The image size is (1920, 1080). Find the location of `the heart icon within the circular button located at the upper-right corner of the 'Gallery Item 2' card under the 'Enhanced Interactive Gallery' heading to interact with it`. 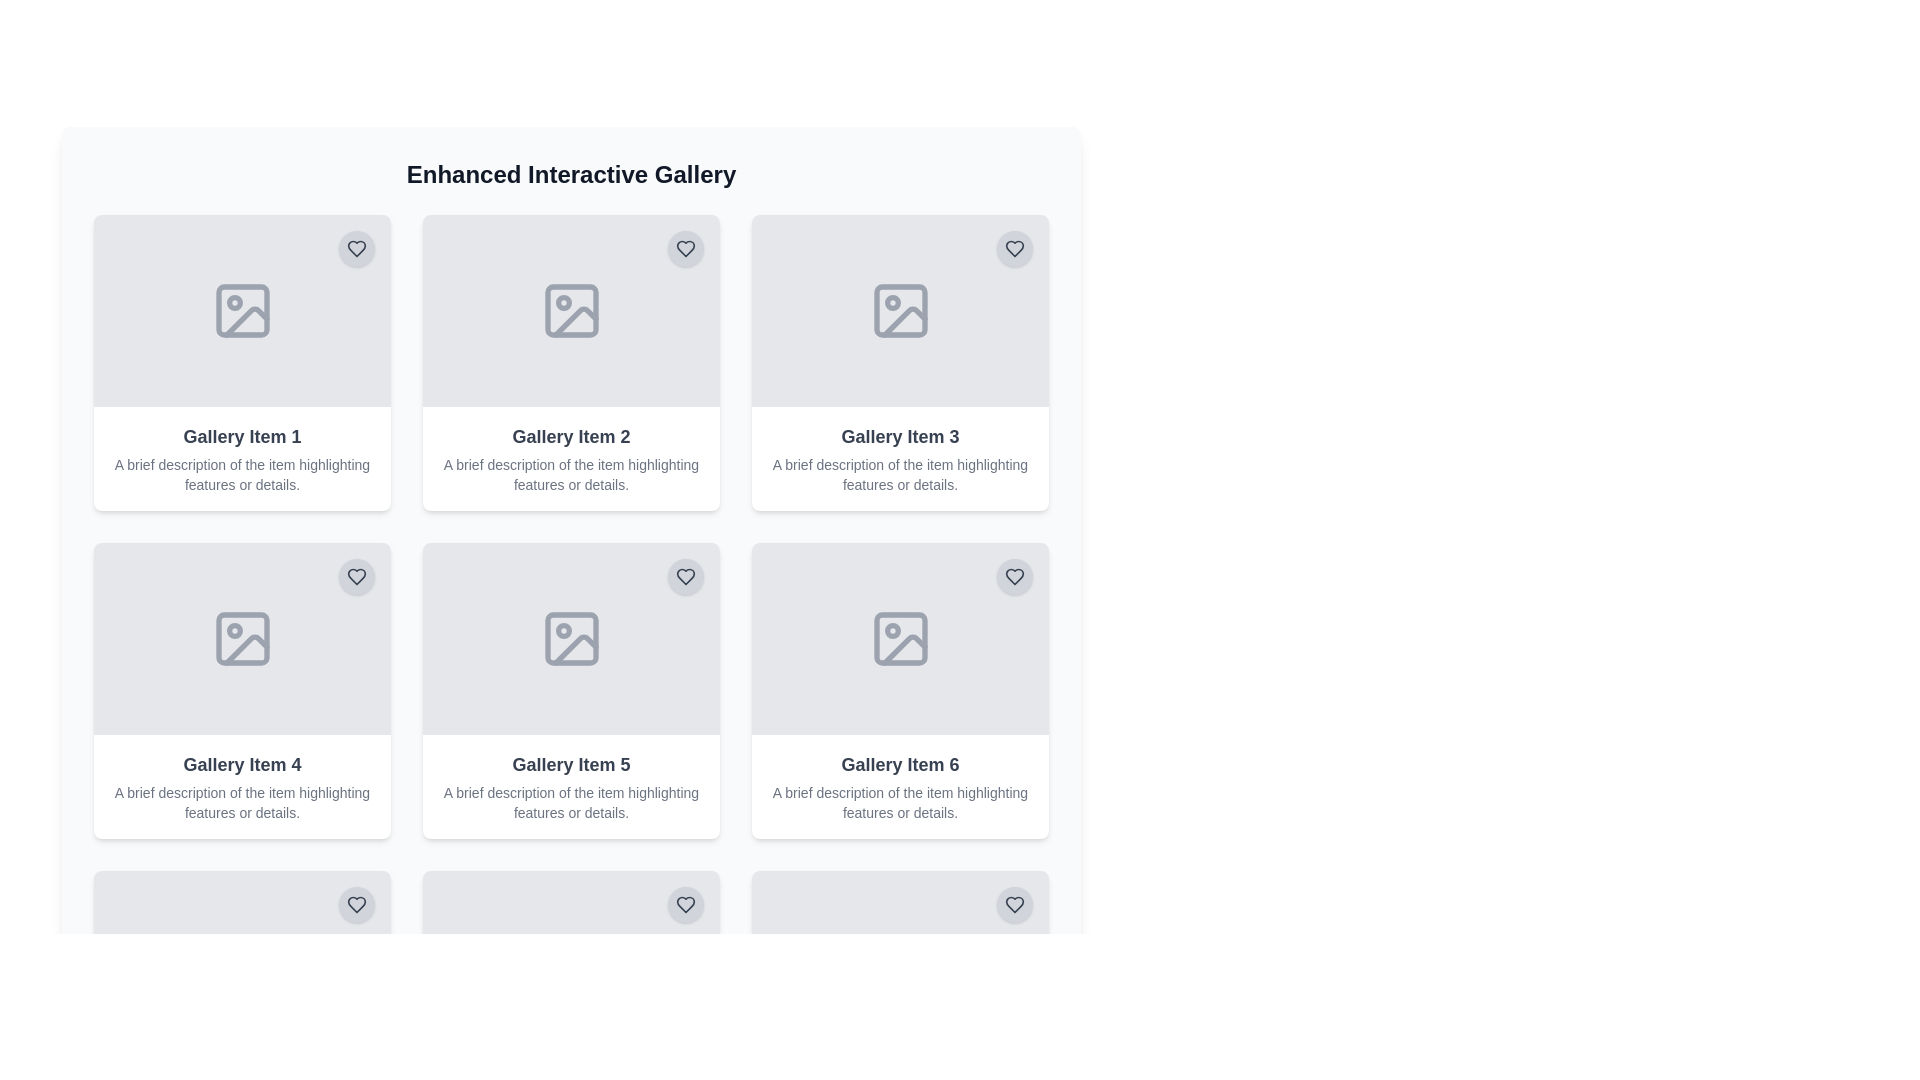

the heart icon within the circular button located at the upper-right corner of the 'Gallery Item 2' card under the 'Enhanced Interactive Gallery' heading to interact with it is located at coordinates (686, 248).